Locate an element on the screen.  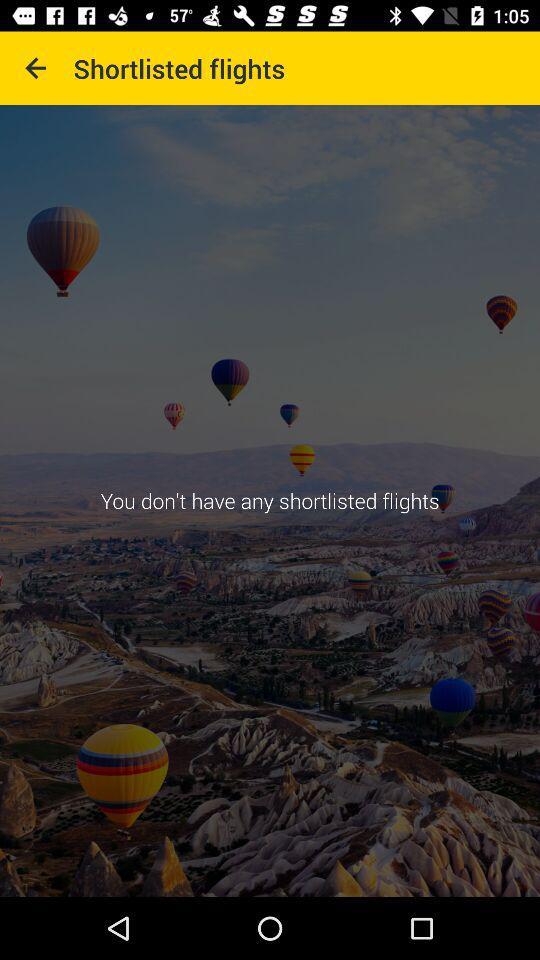
item next to shortlisted flights icon is located at coordinates (36, 68).